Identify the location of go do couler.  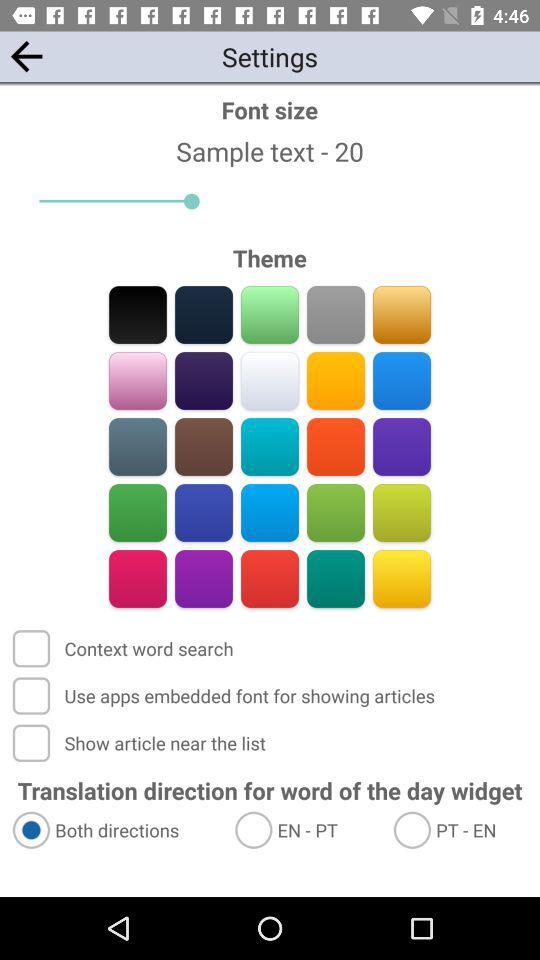
(203, 578).